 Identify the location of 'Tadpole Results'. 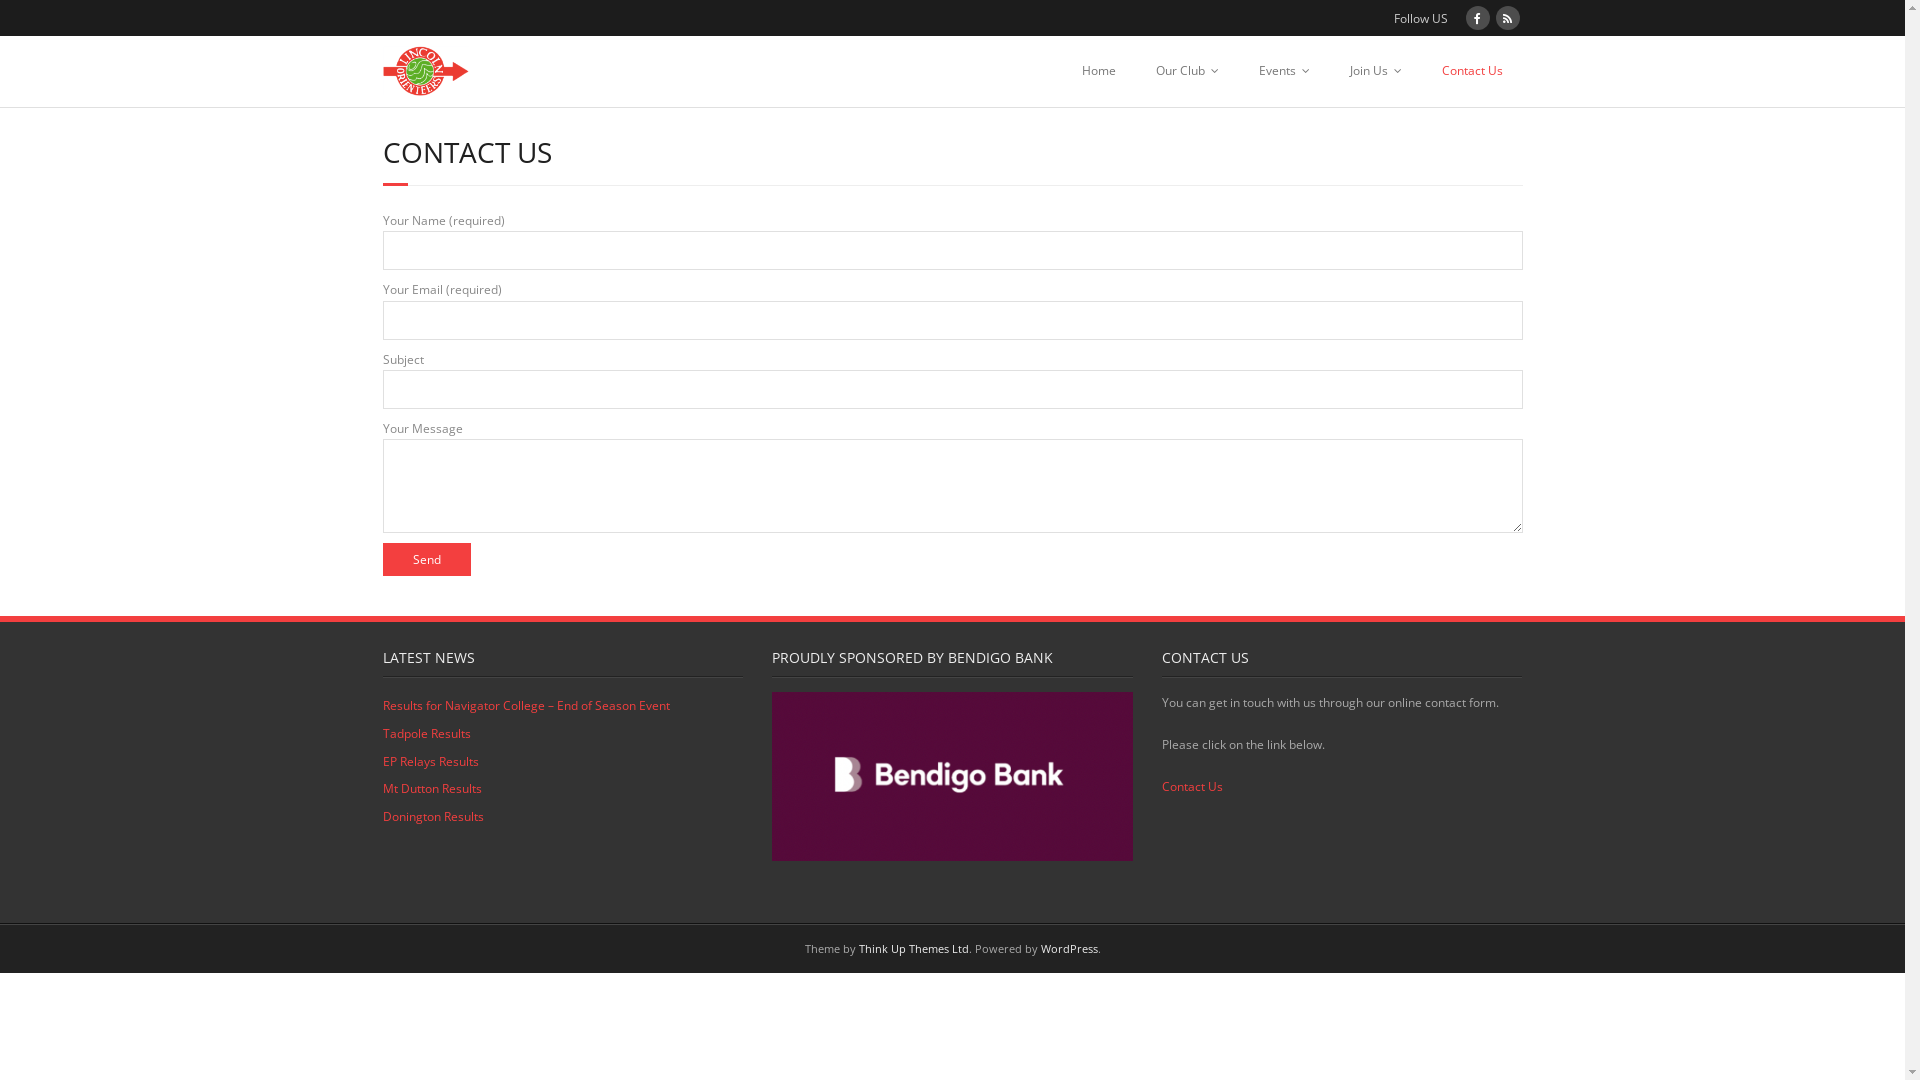
(425, 733).